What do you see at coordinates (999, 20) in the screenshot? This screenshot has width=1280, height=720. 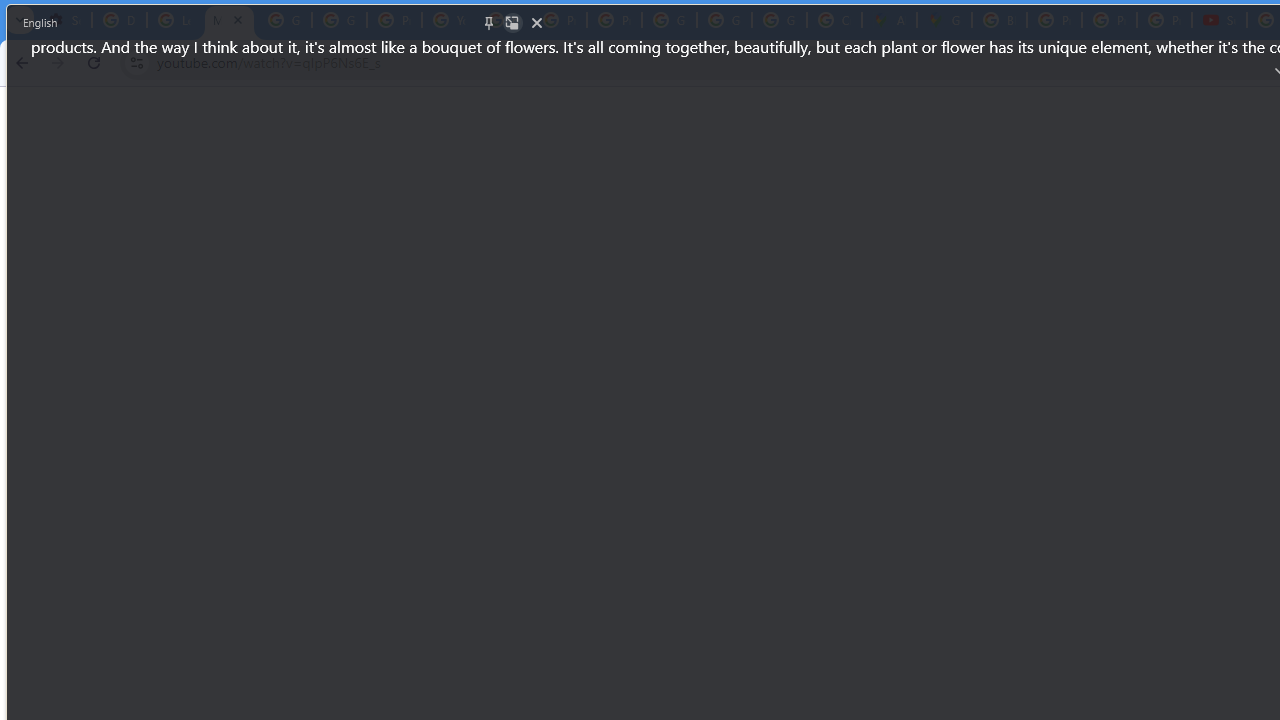 I see `'Blogger Policies and Guidelines - Transparency Center'` at bounding box center [999, 20].